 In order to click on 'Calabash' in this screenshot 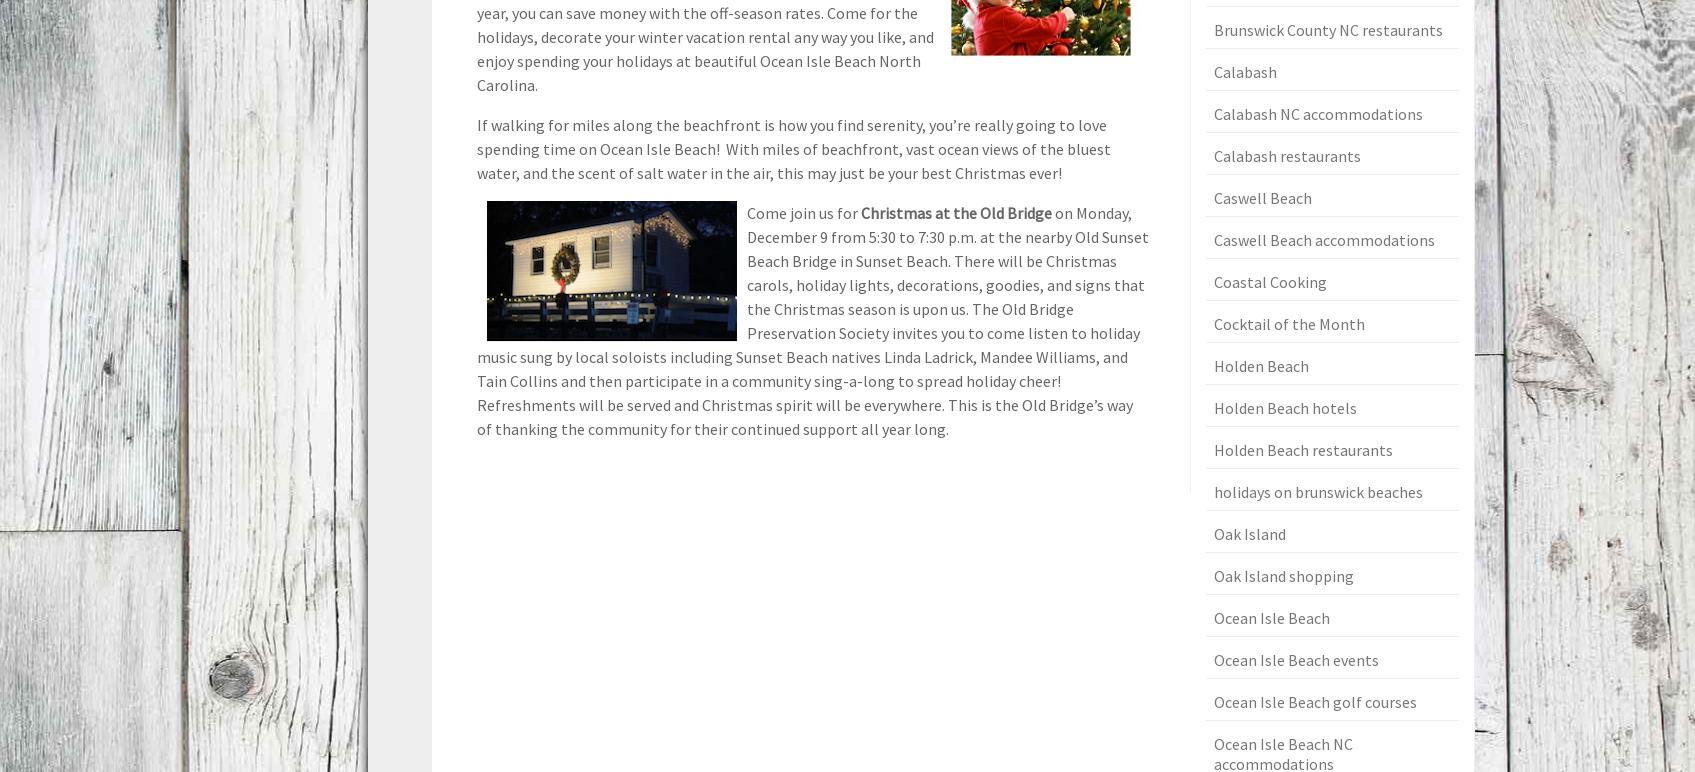, I will do `click(1212, 71)`.